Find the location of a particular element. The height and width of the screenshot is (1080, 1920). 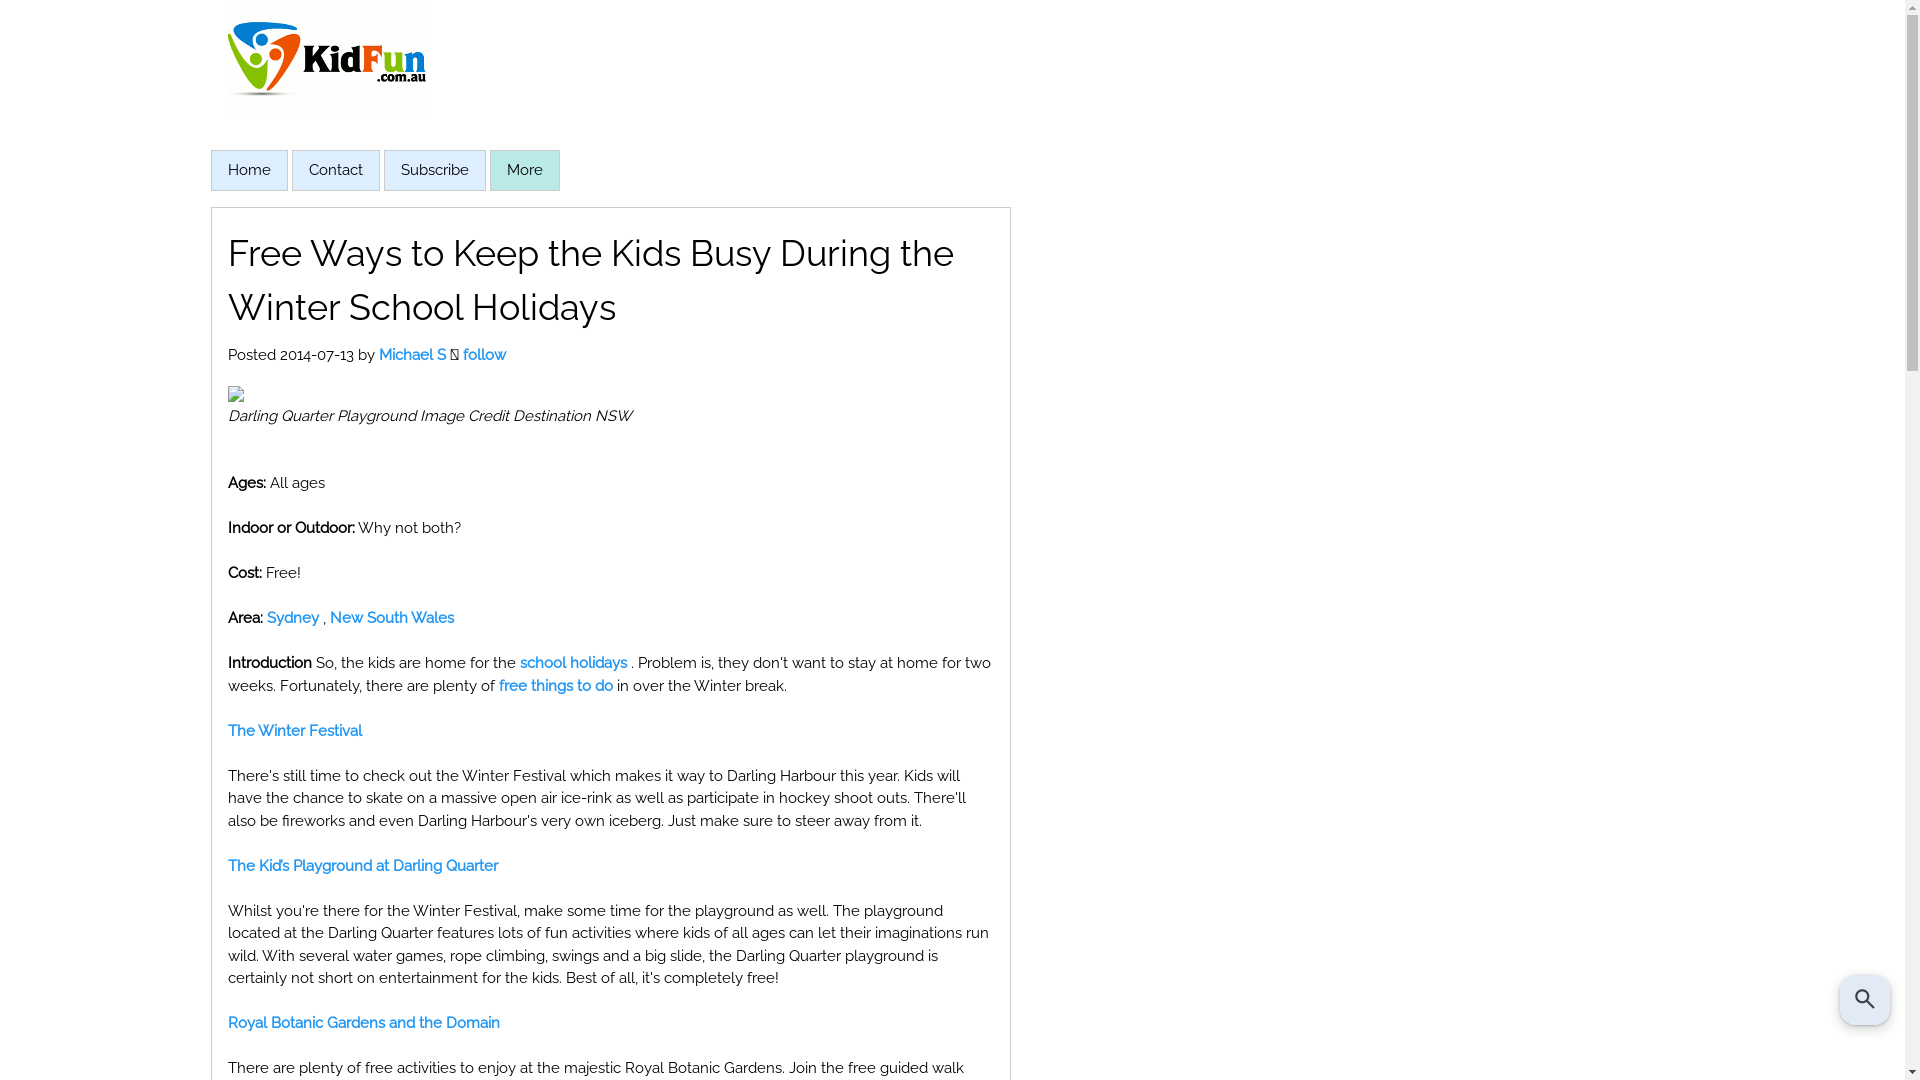

'More' is located at coordinates (524, 169).